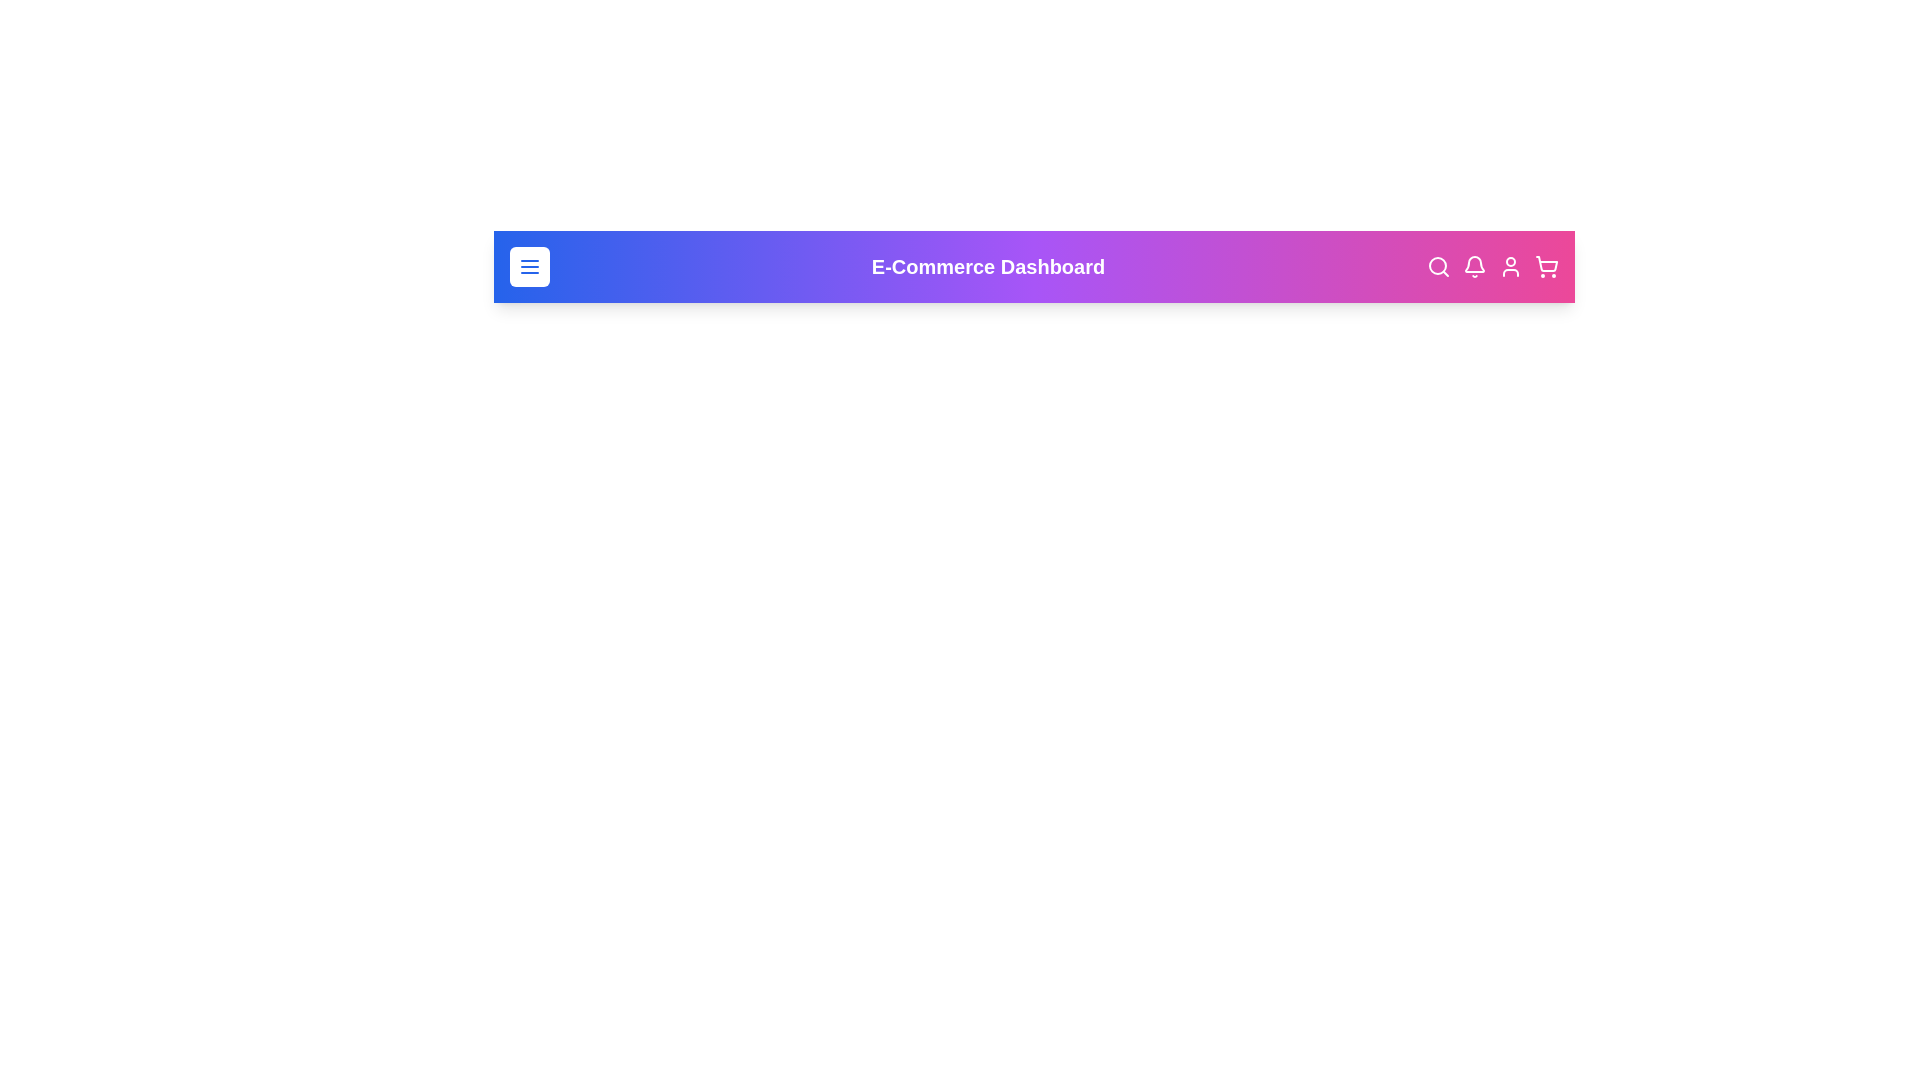 The width and height of the screenshot is (1920, 1080). Describe the element at coordinates (1511, 265) in the screenshot. I see `the user profile icon to access user-related options` at that location.